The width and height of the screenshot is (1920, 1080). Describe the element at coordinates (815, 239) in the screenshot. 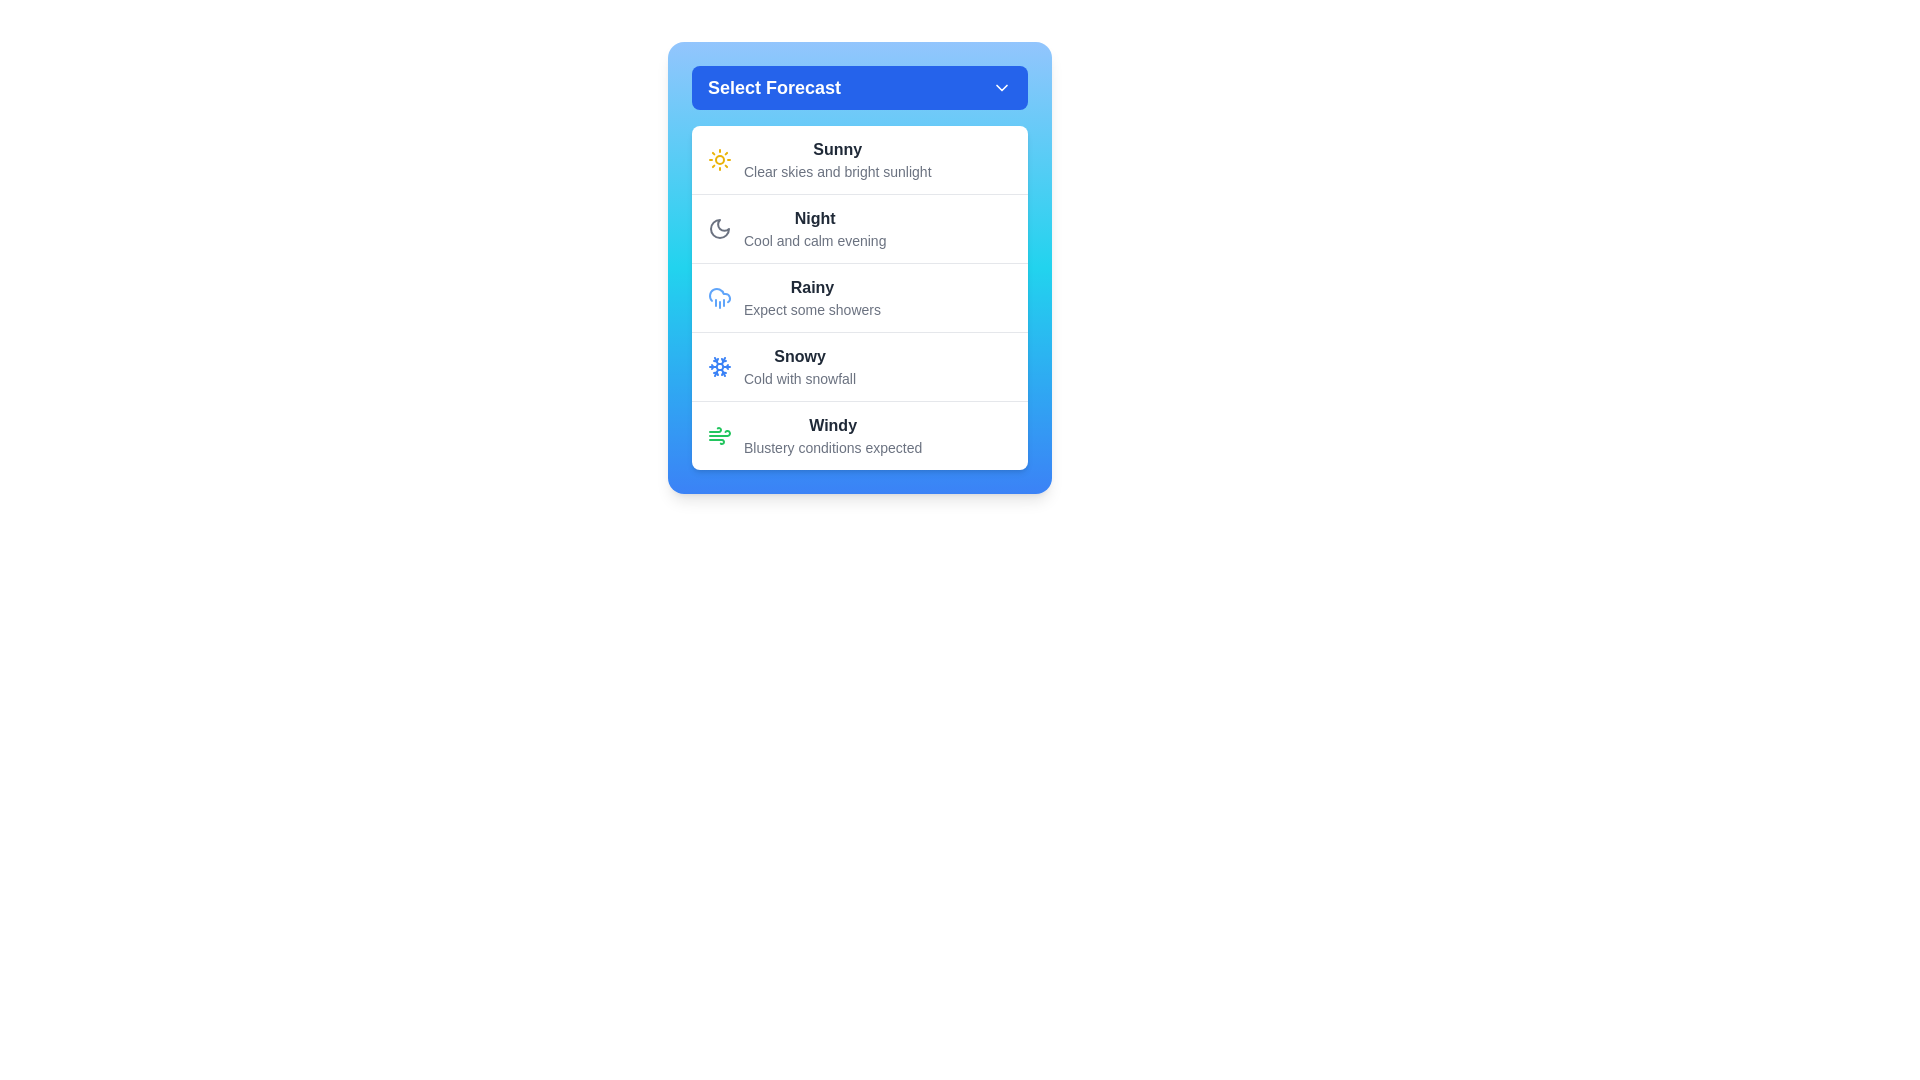

I see `text label that describes the 'Night' option, located directly under the 'Night' heading in the vertical list of forecast options` at that location.